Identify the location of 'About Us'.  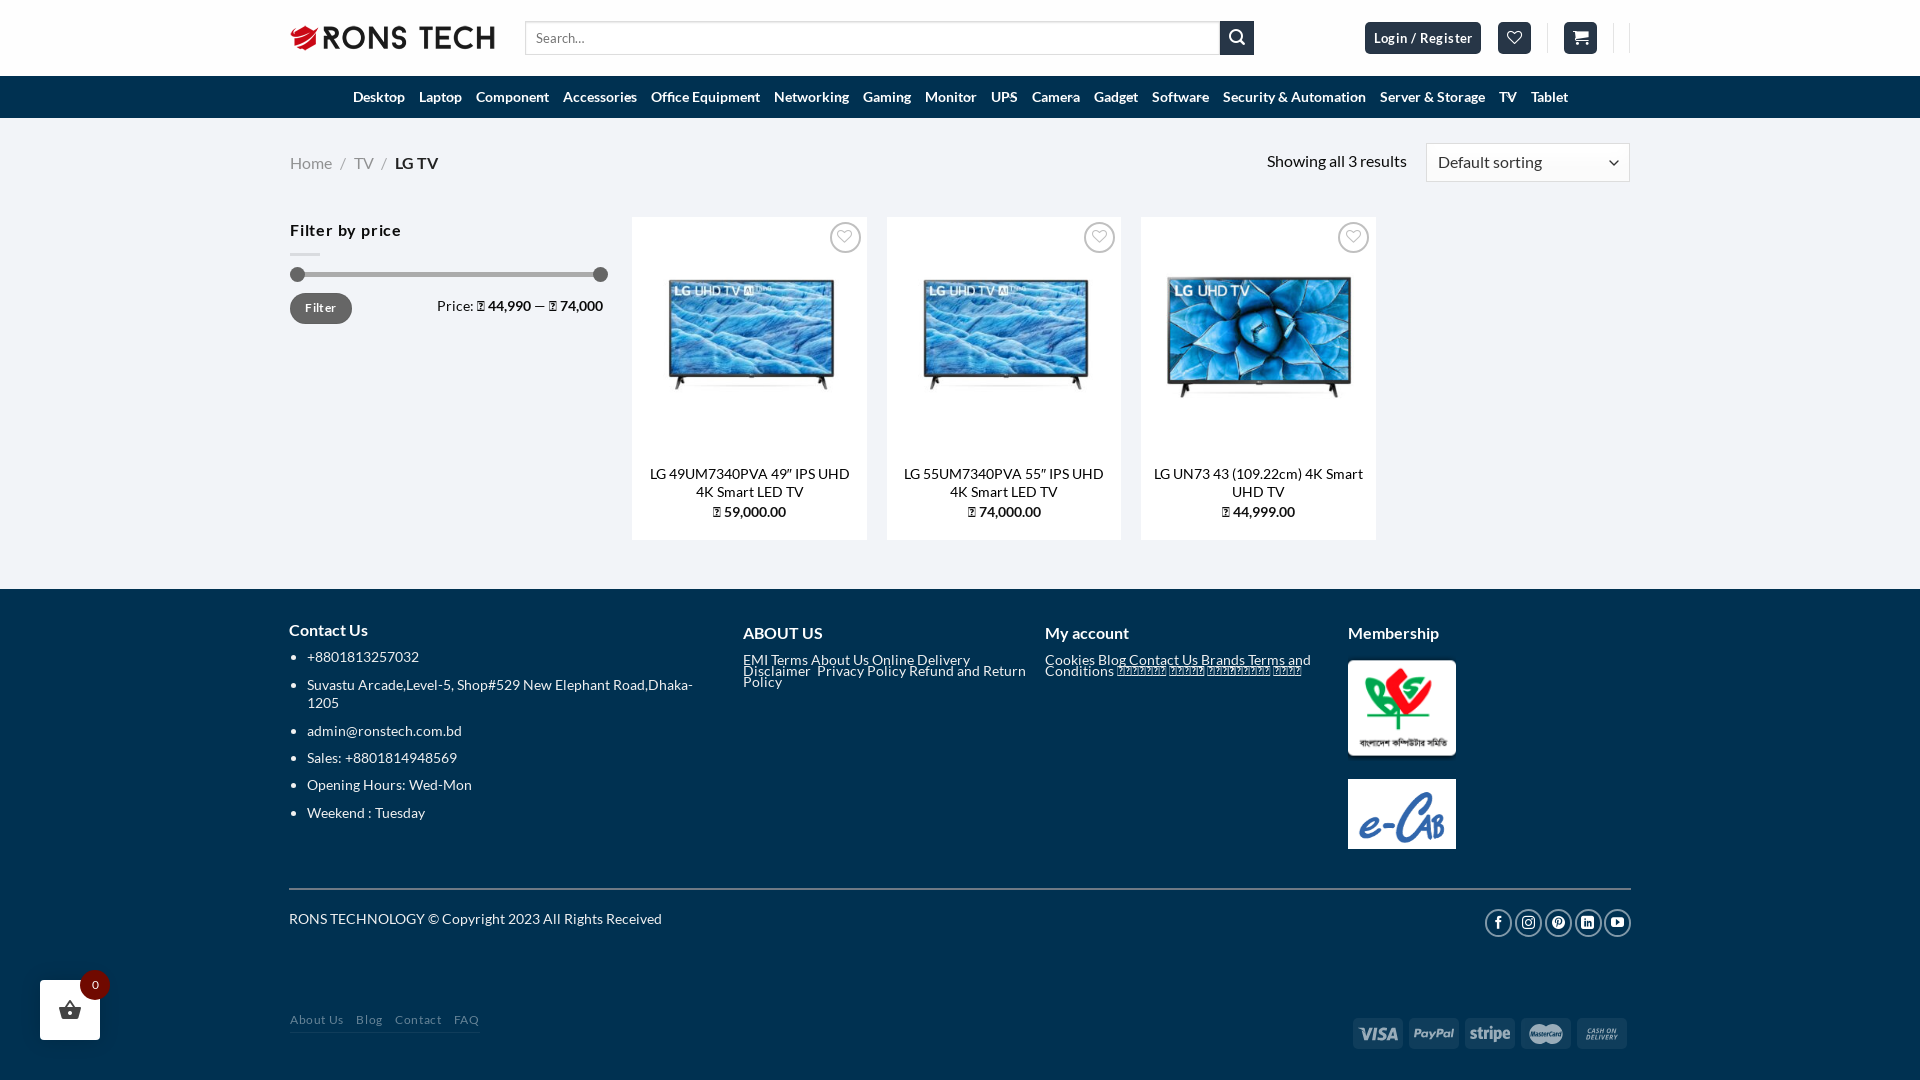
(839, 659).